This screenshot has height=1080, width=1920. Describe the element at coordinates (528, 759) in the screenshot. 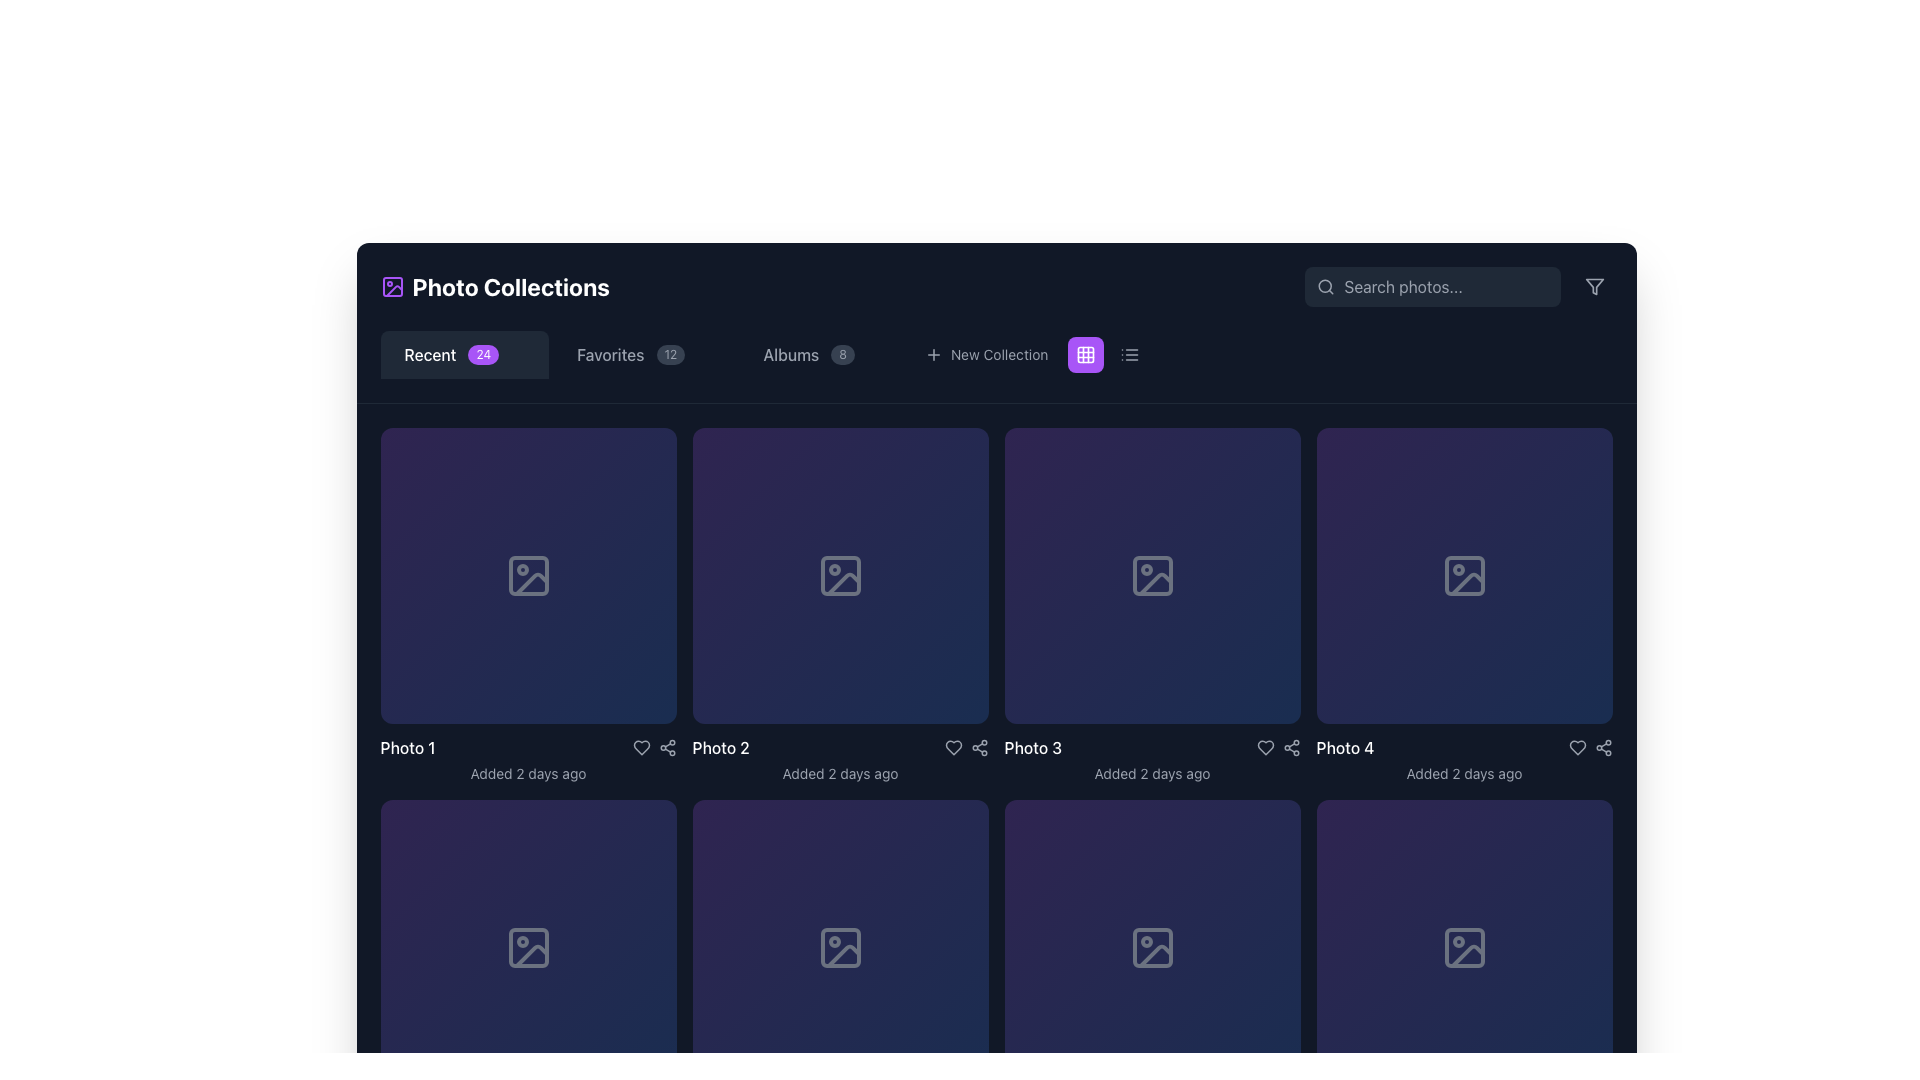

I see `the text display component that shows the title 'Photo 1' and the subtitle 'Added 2 days ago' in a card layout with a dark background` at that location.